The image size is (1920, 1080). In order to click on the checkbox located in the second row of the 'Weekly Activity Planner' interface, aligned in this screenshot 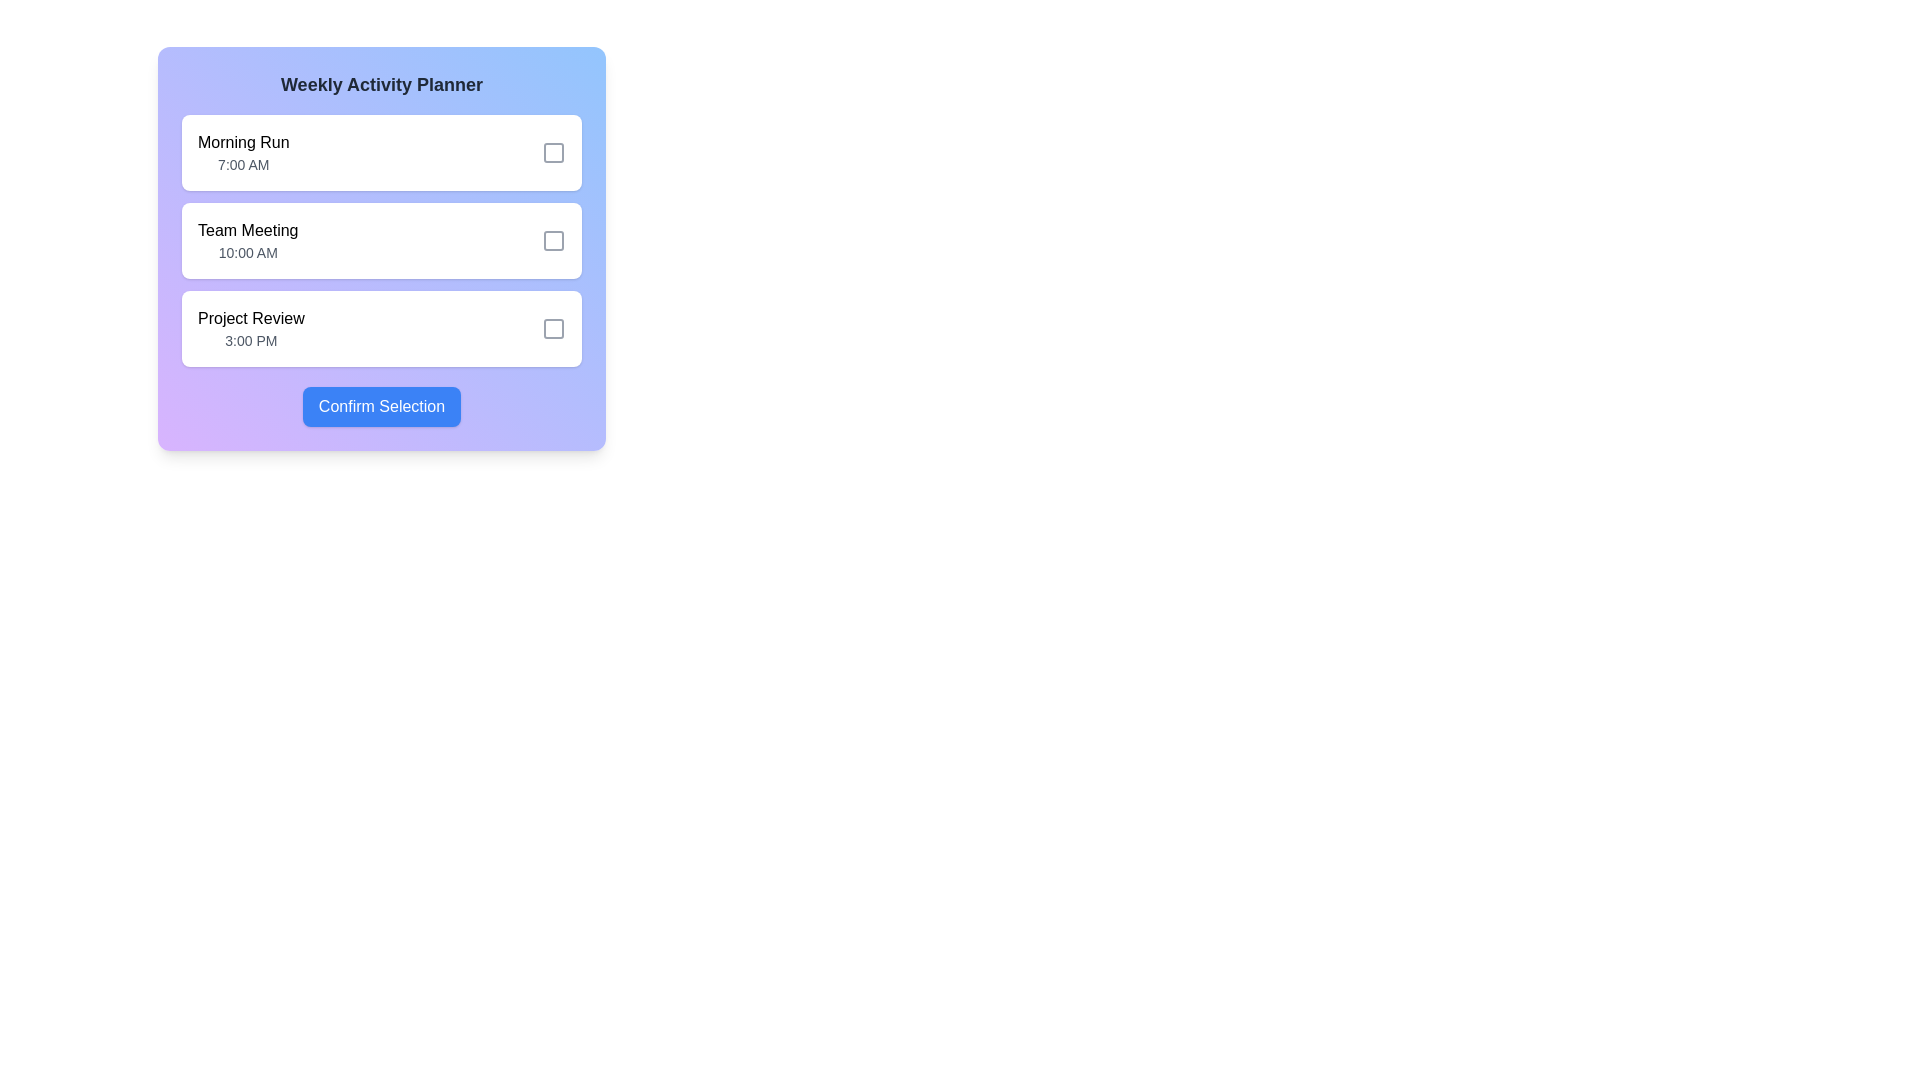, I will do `click(553, 239)`.